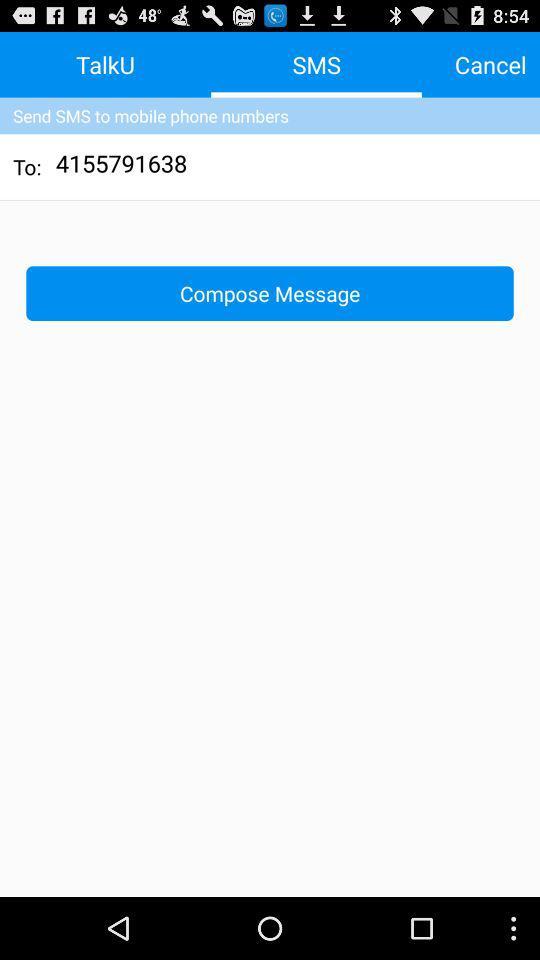 The height and width of the screenshot is (960, 540). What do you see at coordinates (489, 64) in the screenshot?
I see `the icon next to the sms icon` at bounding box center [489, 64].